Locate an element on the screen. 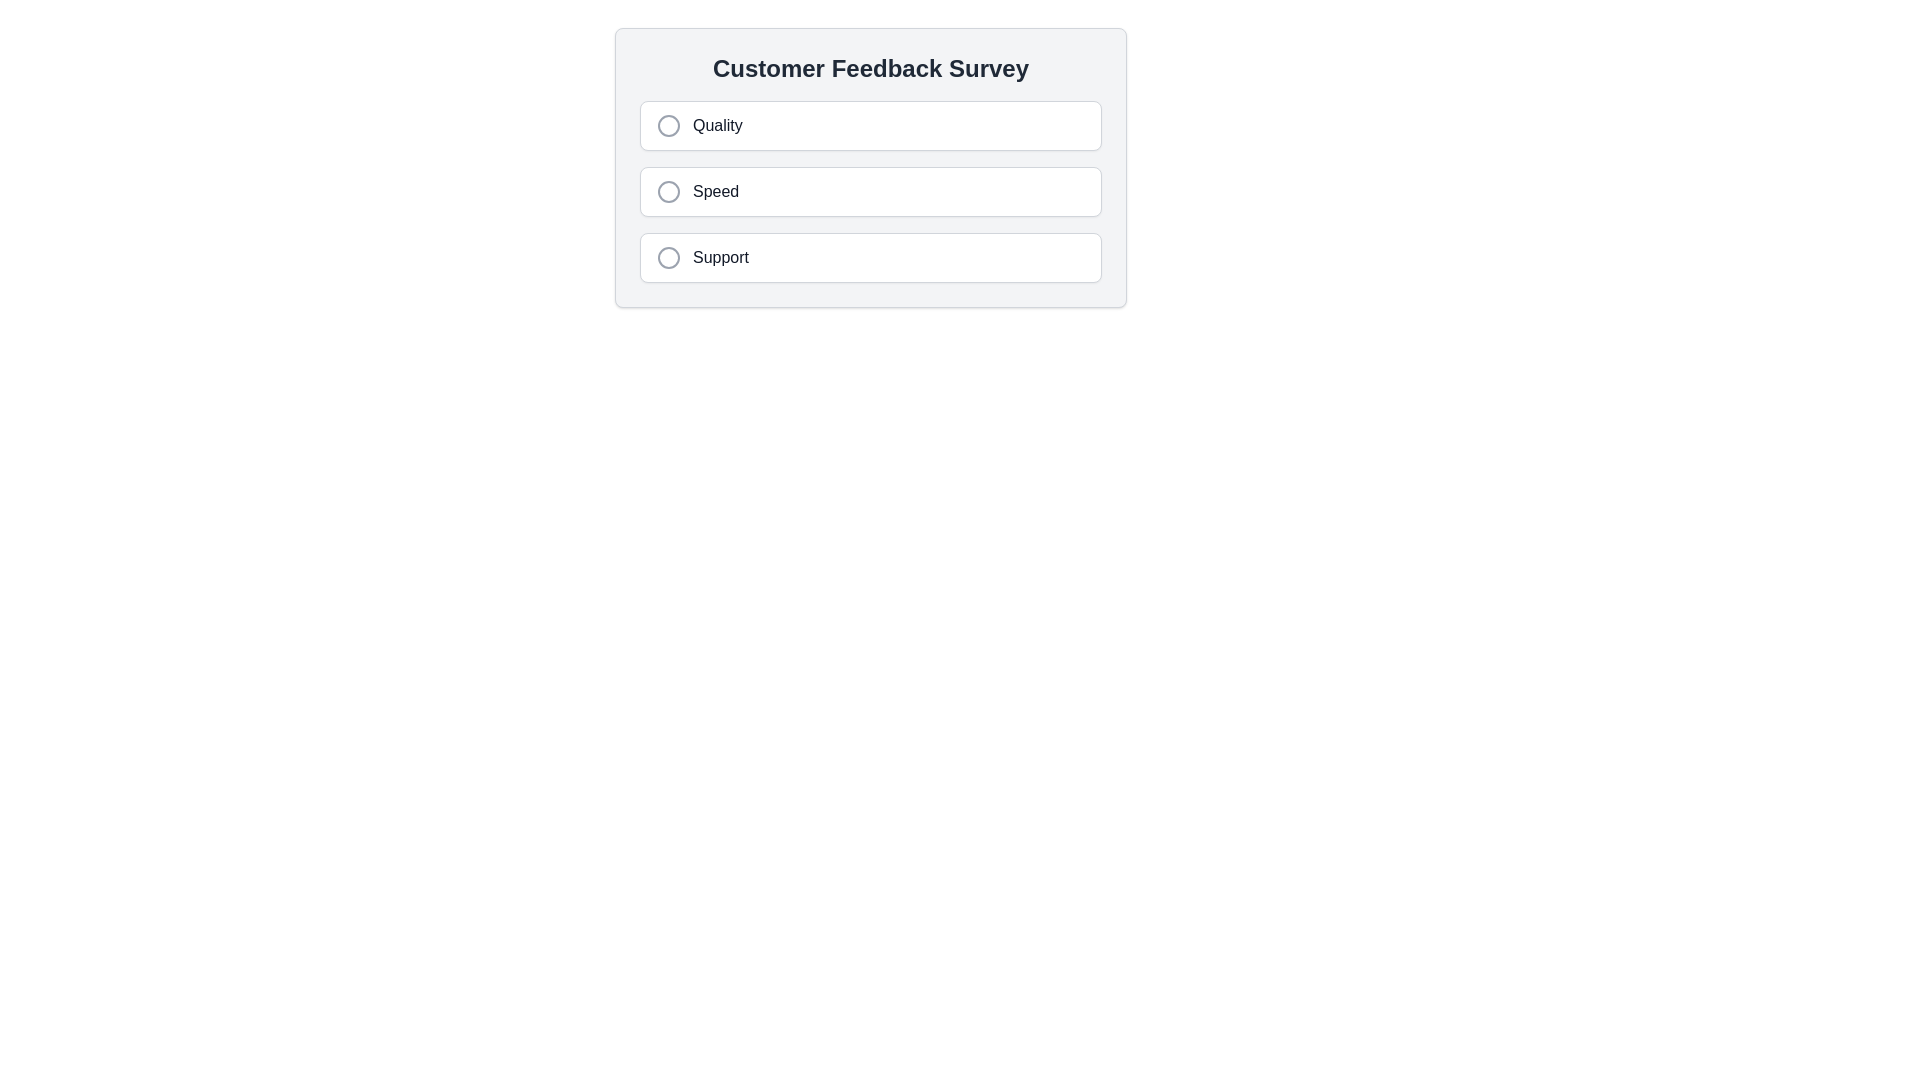 This screenshot has height=1080, width=1920. the circular radio button for the 'Speed' option in the survey form is located at coordinates (668, 192).